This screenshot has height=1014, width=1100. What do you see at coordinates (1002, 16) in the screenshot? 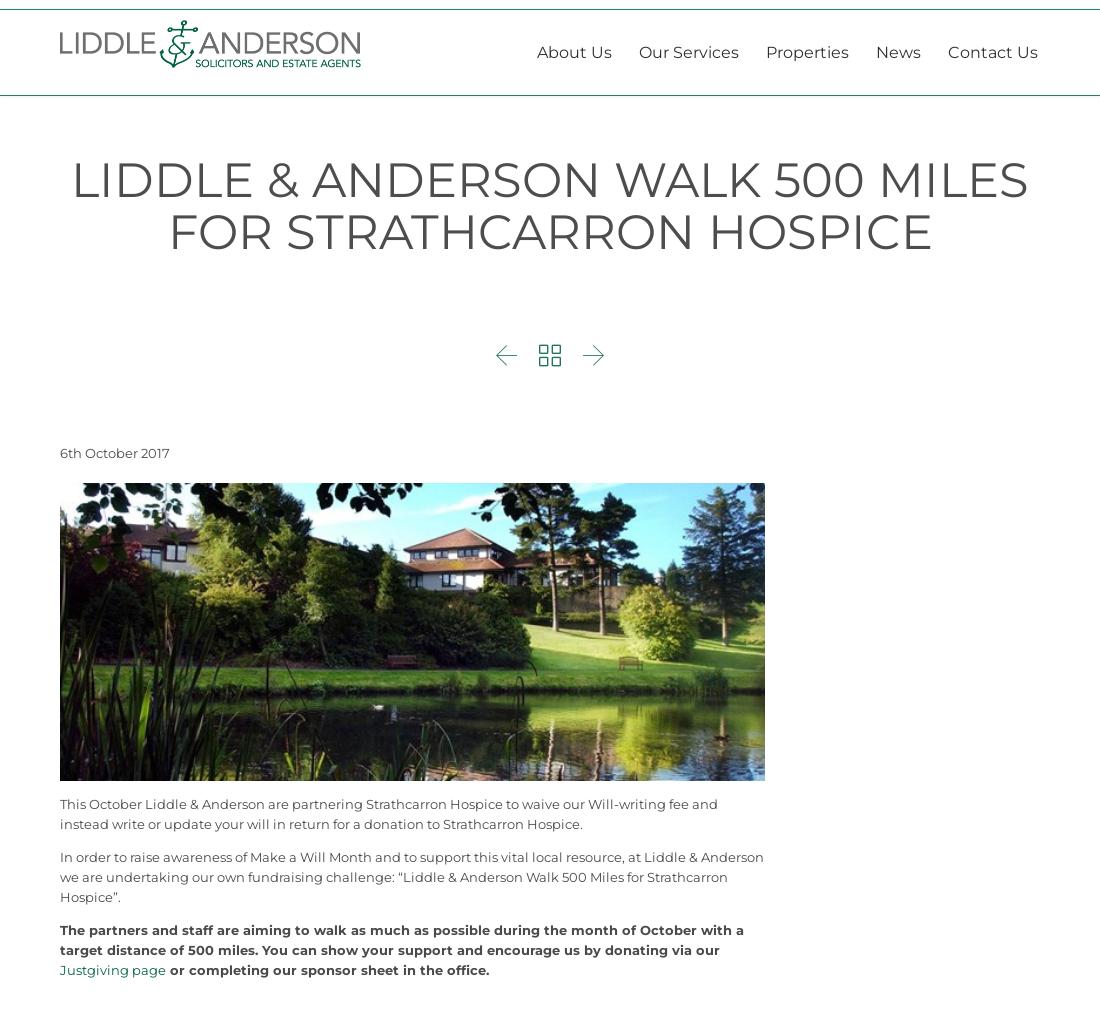
I see `'Search'` at bounding box center [1002, 16].